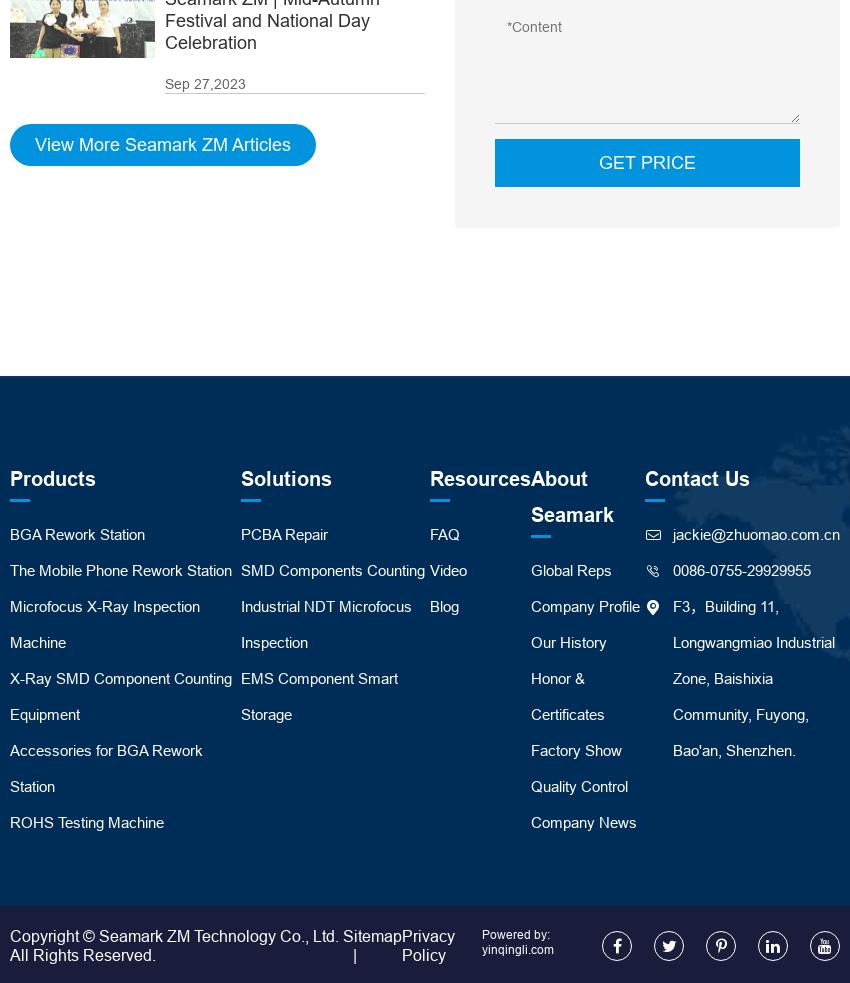 The image size is (850, 983). What do you see at coordinates (429, 533) in the screenshot?
I see `'FAQ'` at bounding box center [429, 533].